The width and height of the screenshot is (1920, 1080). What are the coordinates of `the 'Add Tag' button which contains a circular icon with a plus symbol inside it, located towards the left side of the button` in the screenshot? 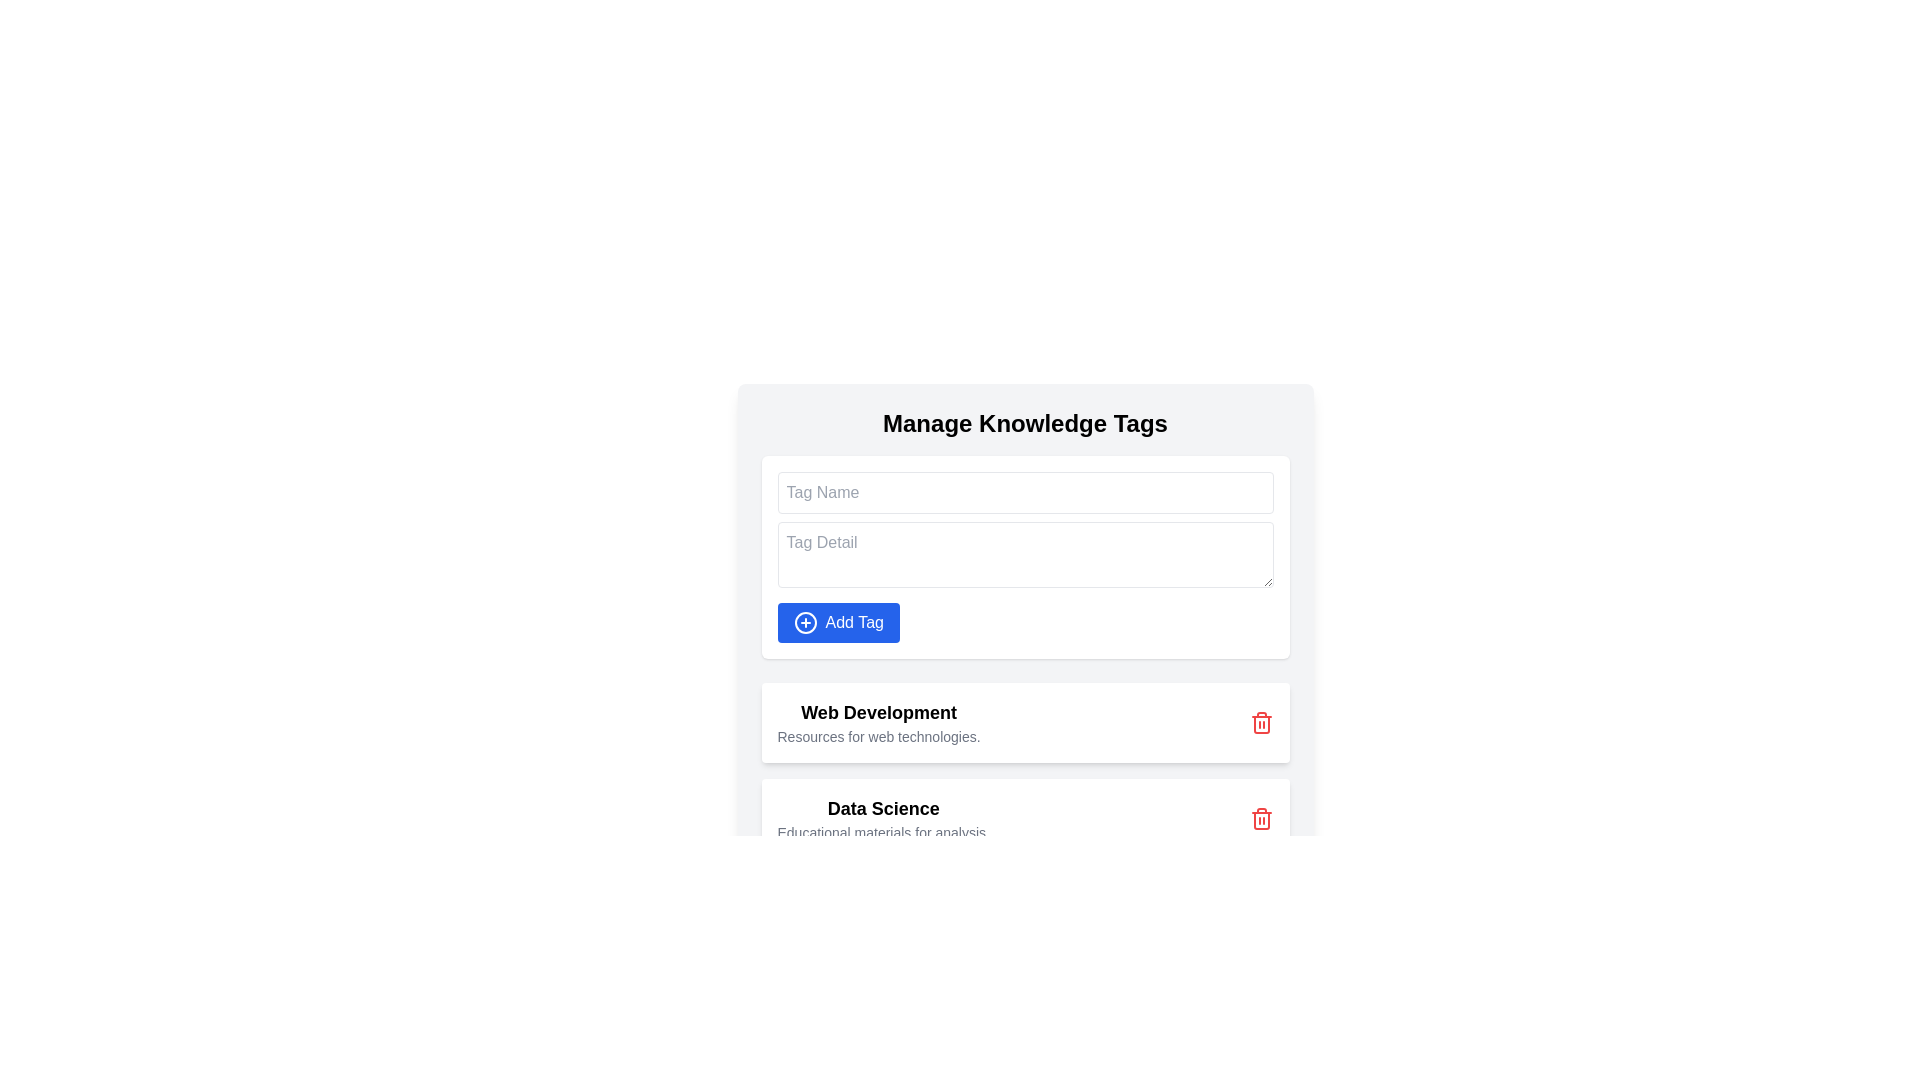 It's located at (805, 622).